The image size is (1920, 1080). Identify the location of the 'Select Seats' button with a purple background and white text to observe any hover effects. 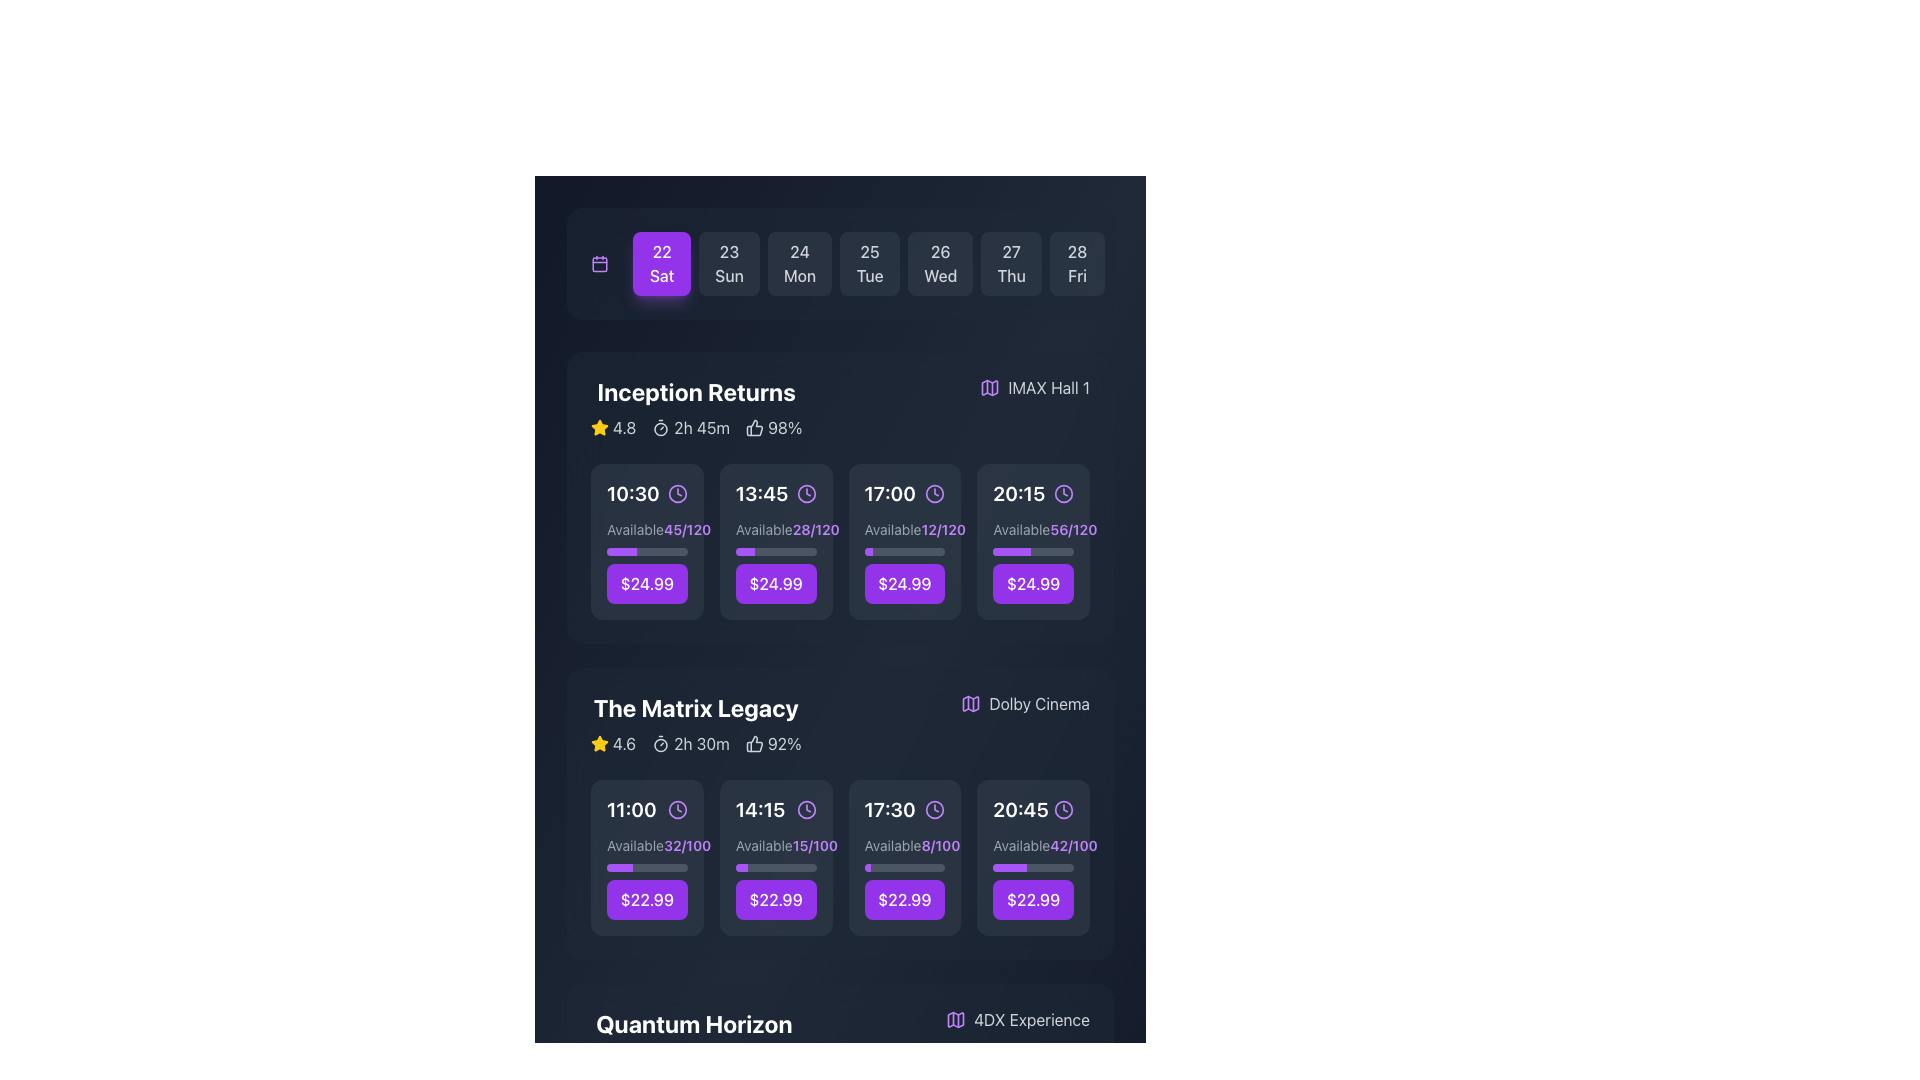
(657, 542).